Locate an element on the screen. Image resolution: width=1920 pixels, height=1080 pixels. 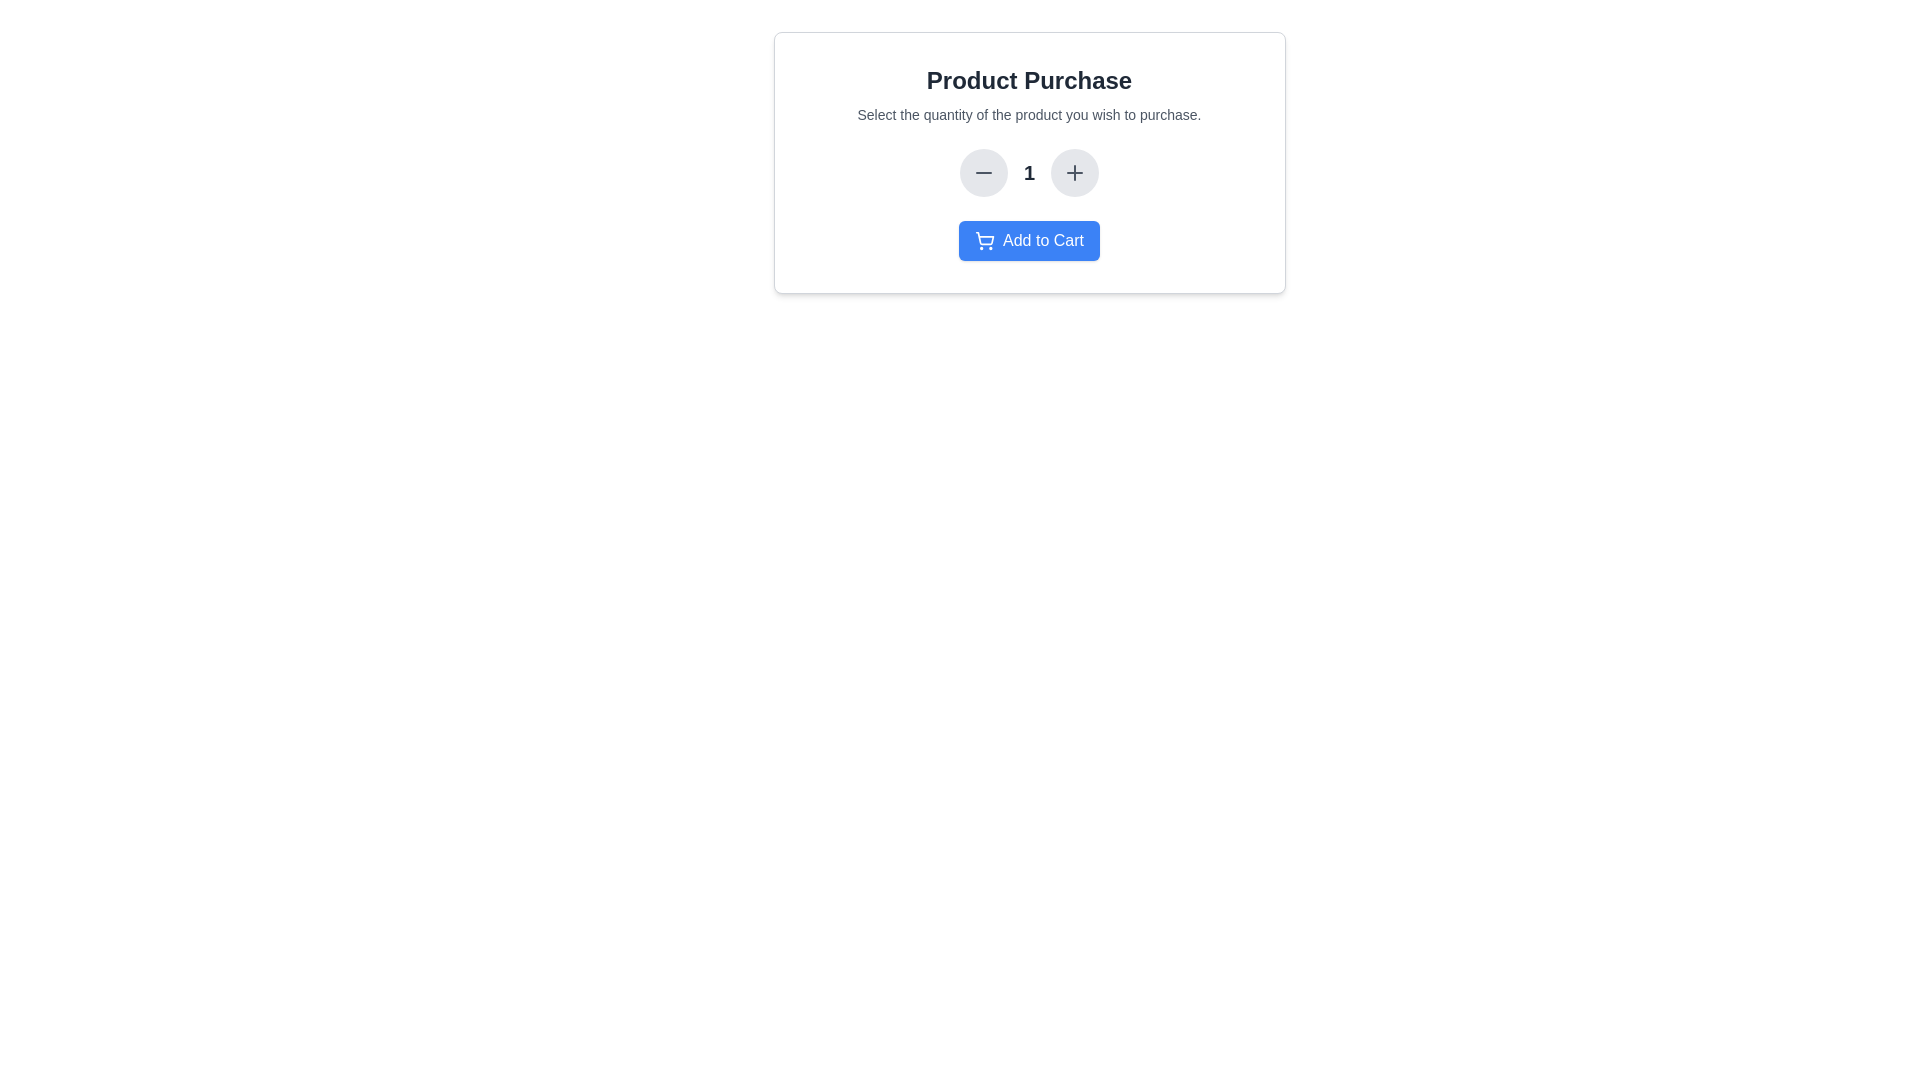
the shopping cart icon styled in line with the 'Add to Cart' button's blue background, located to the left of the 'Add to Cart' text is located at coordinates (984, 239).